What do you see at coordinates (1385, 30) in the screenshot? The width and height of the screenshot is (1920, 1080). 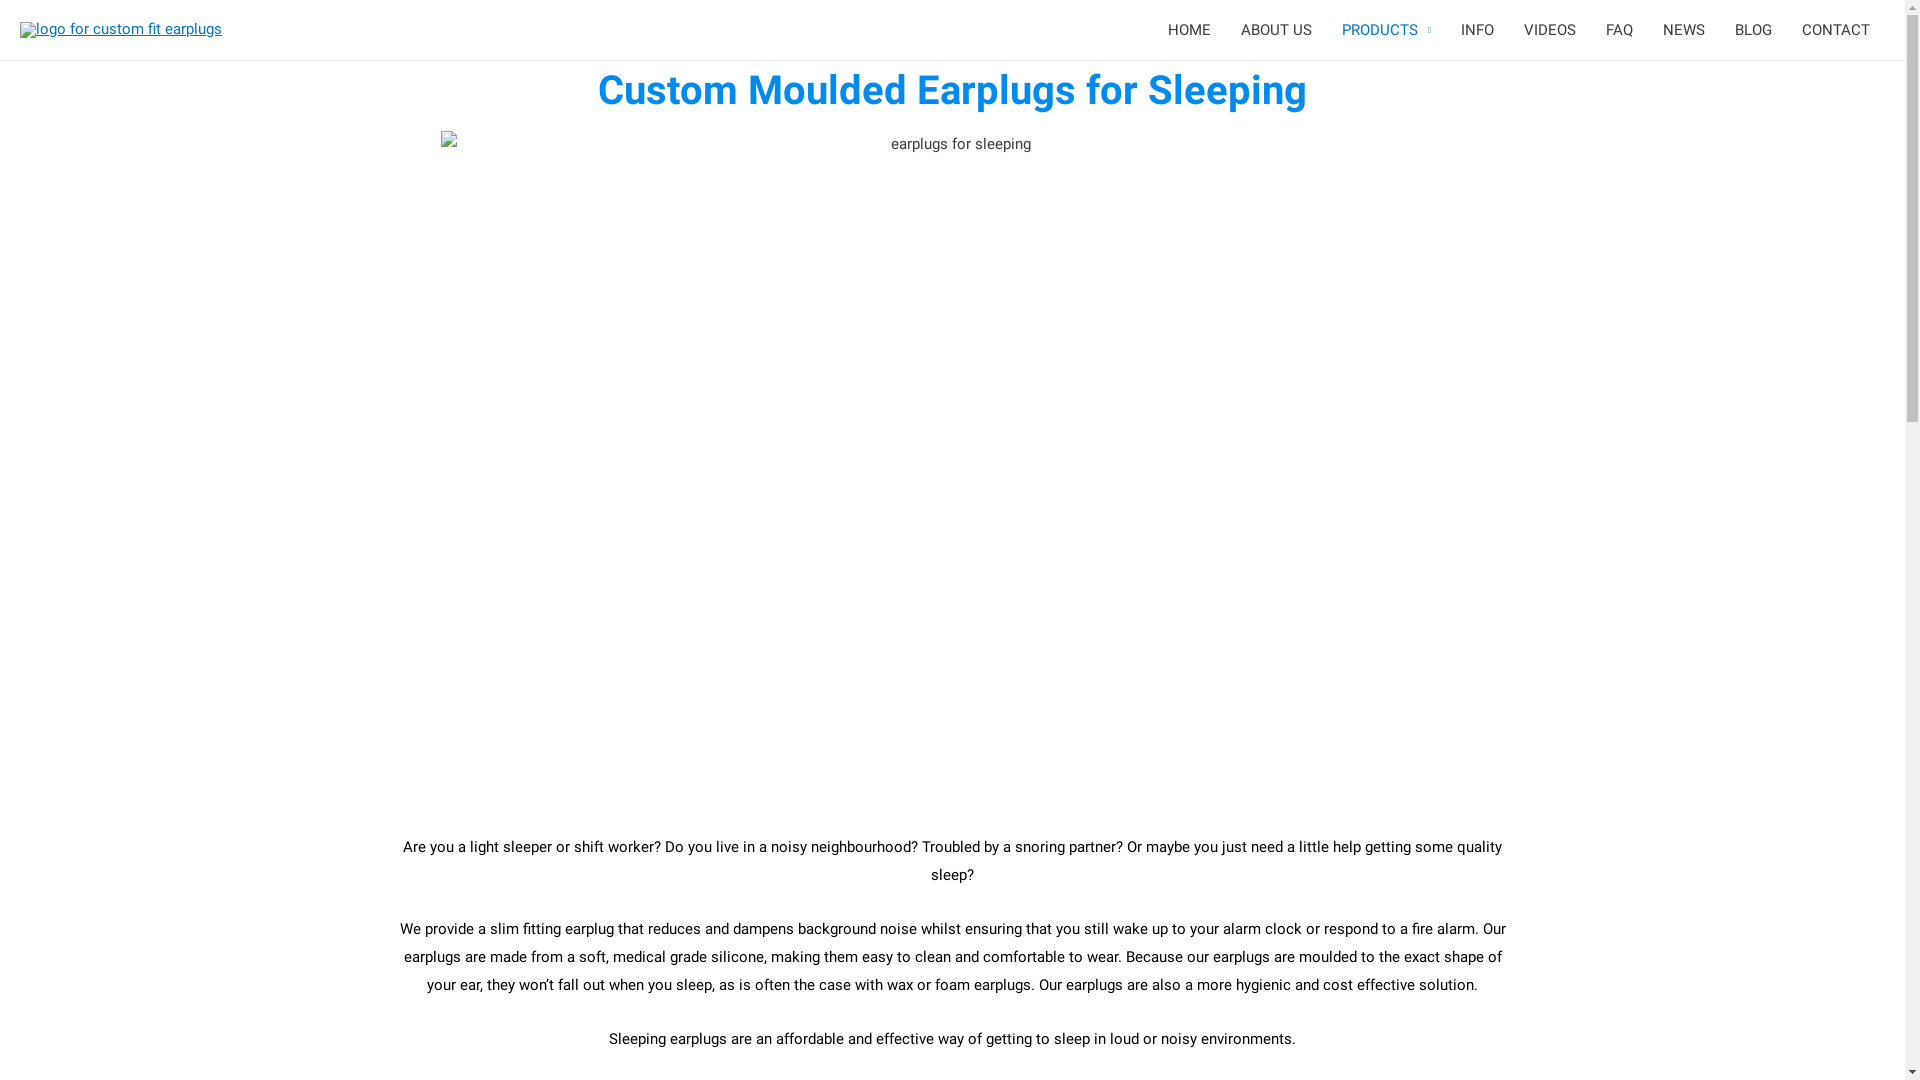 I see `'PRODUCTS'` at bounding box center [1385, 30].